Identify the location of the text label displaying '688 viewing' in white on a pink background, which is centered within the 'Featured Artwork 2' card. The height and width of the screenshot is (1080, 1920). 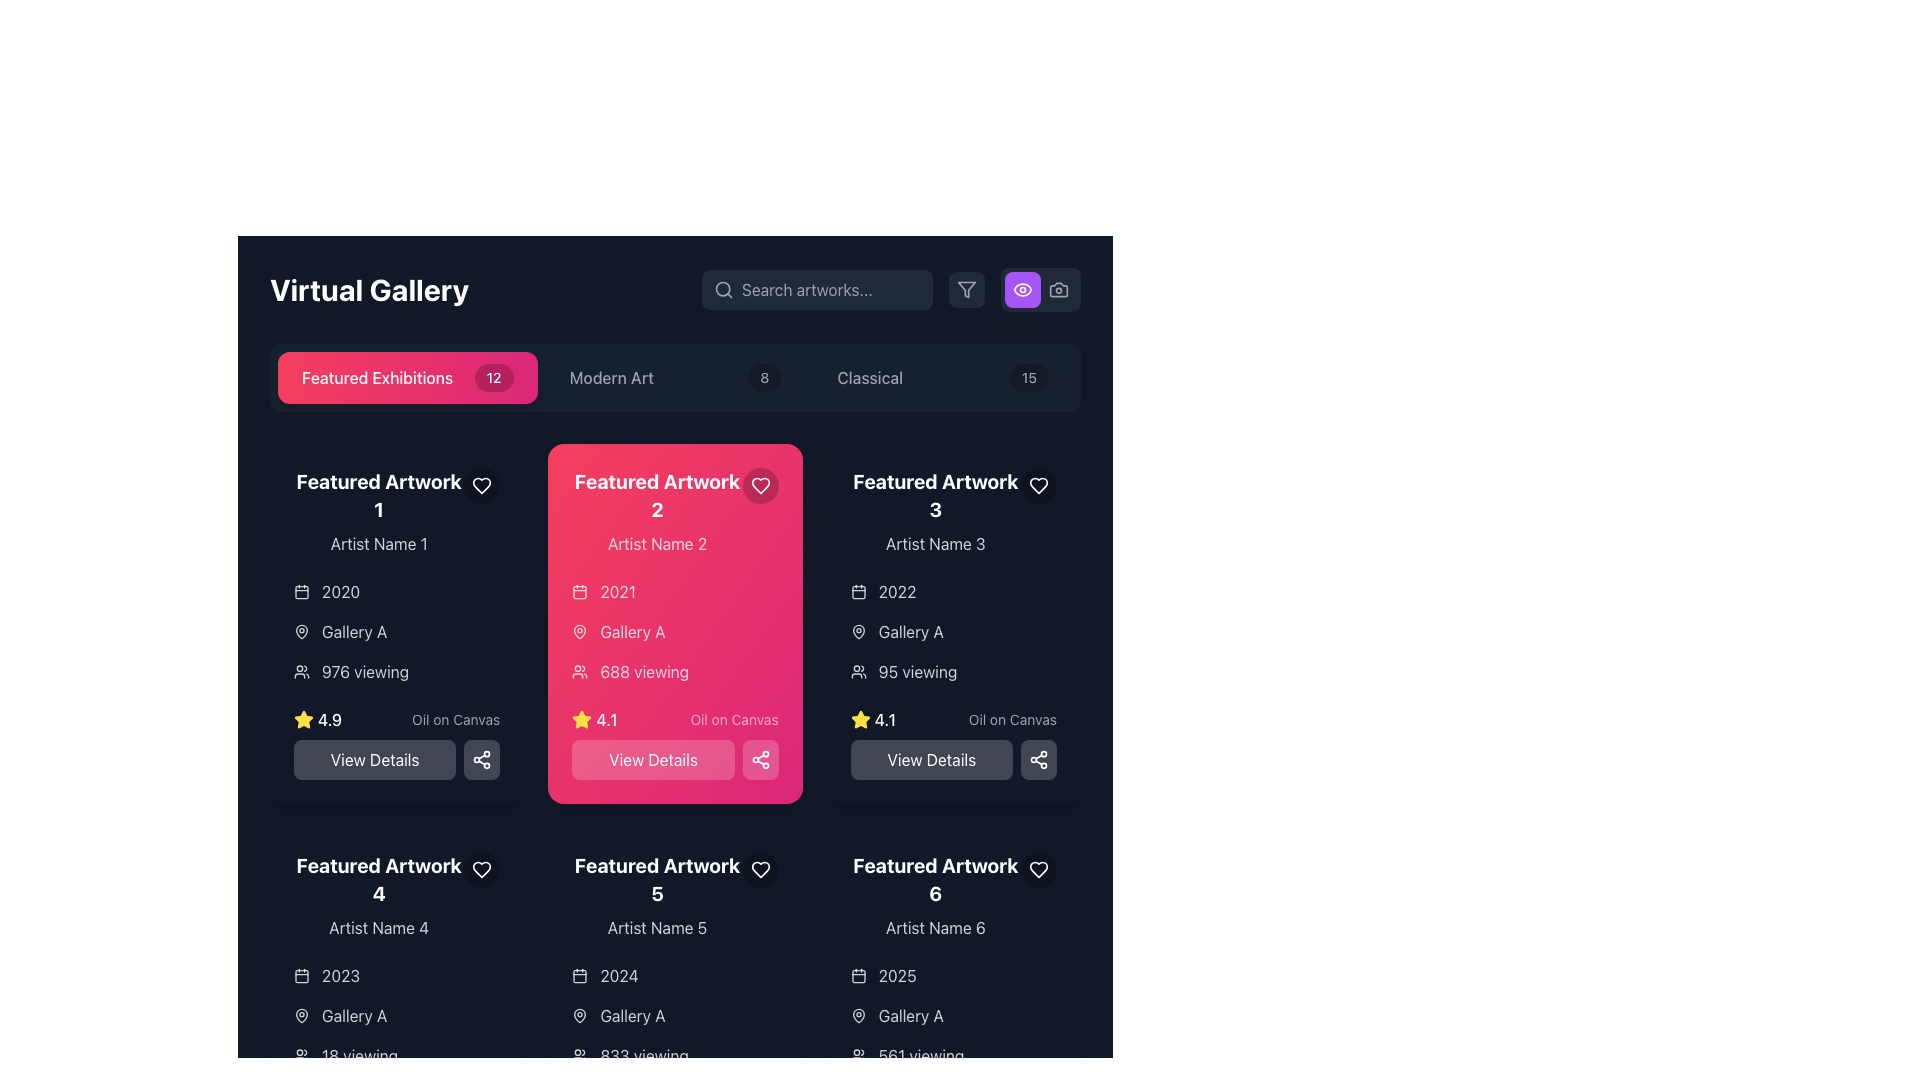
(644, 671).